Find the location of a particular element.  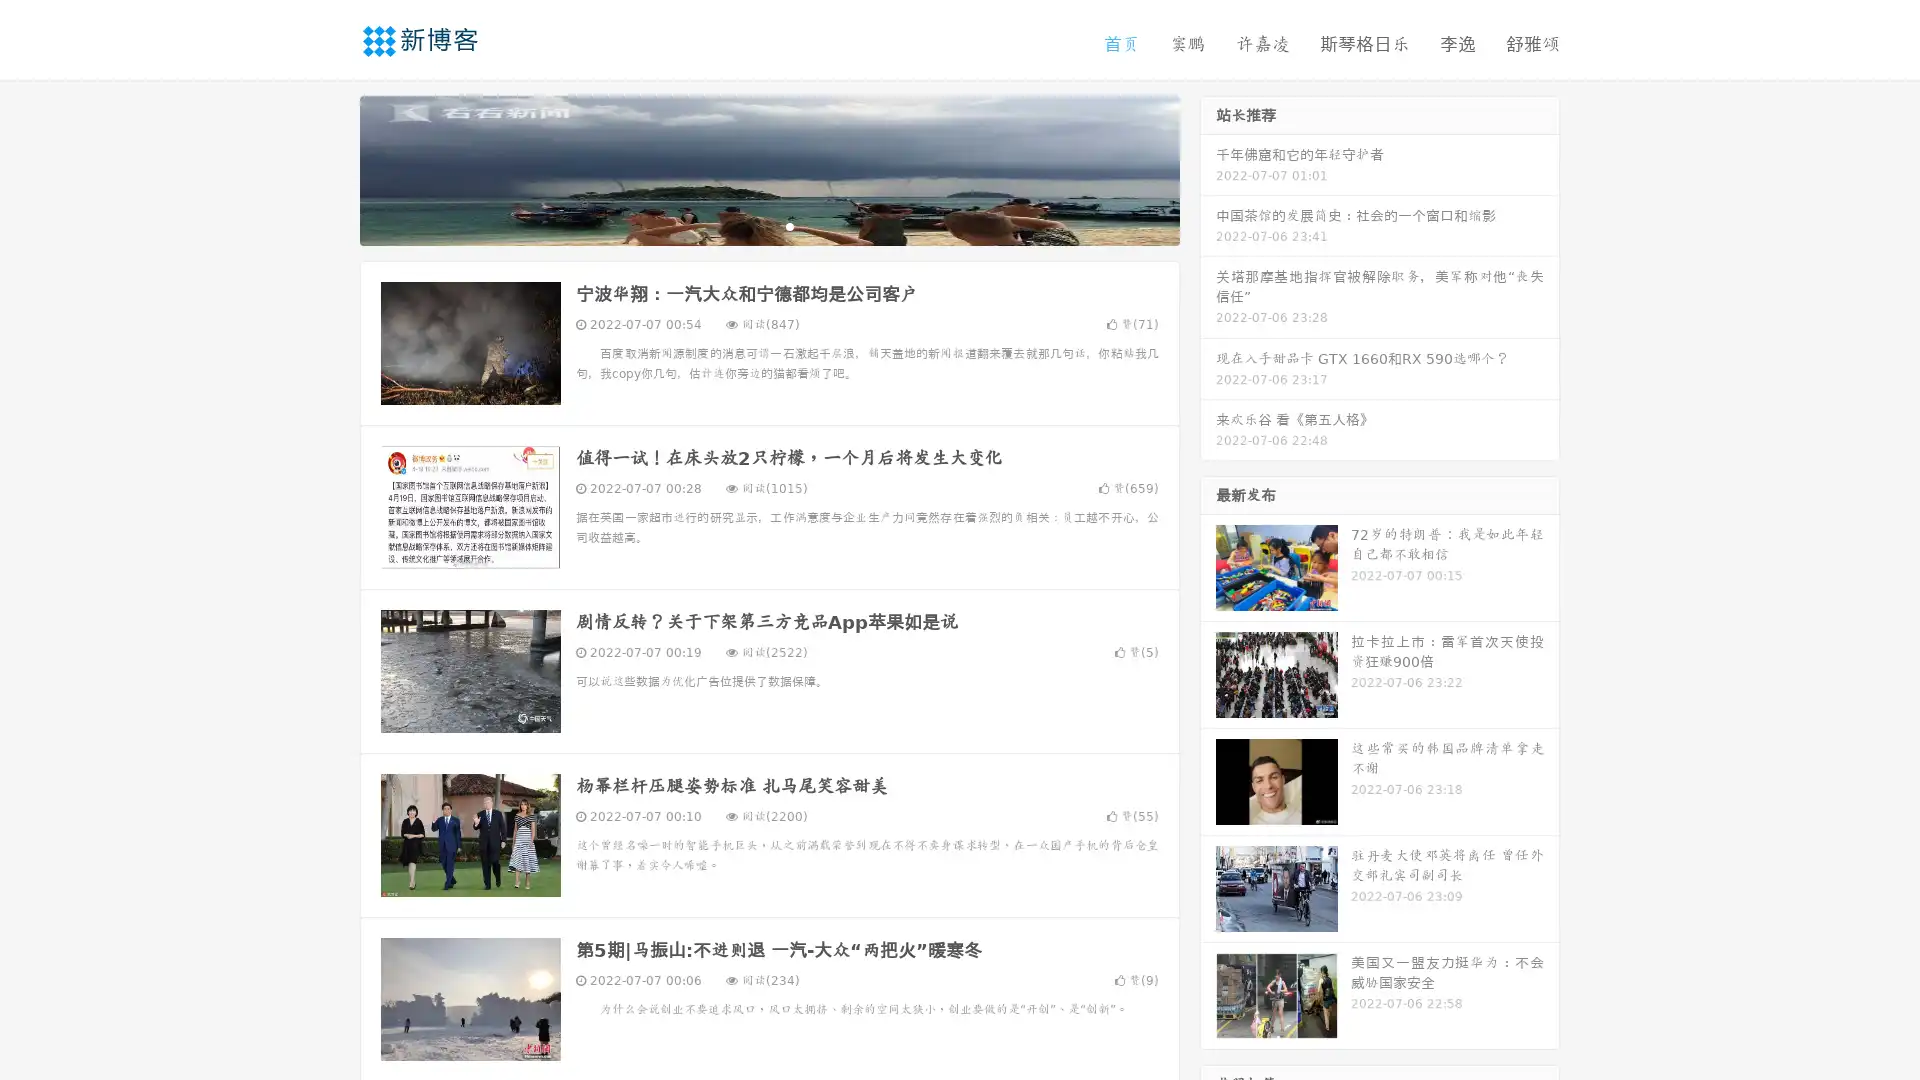

Next slide is located at coordinates (1208, 168).